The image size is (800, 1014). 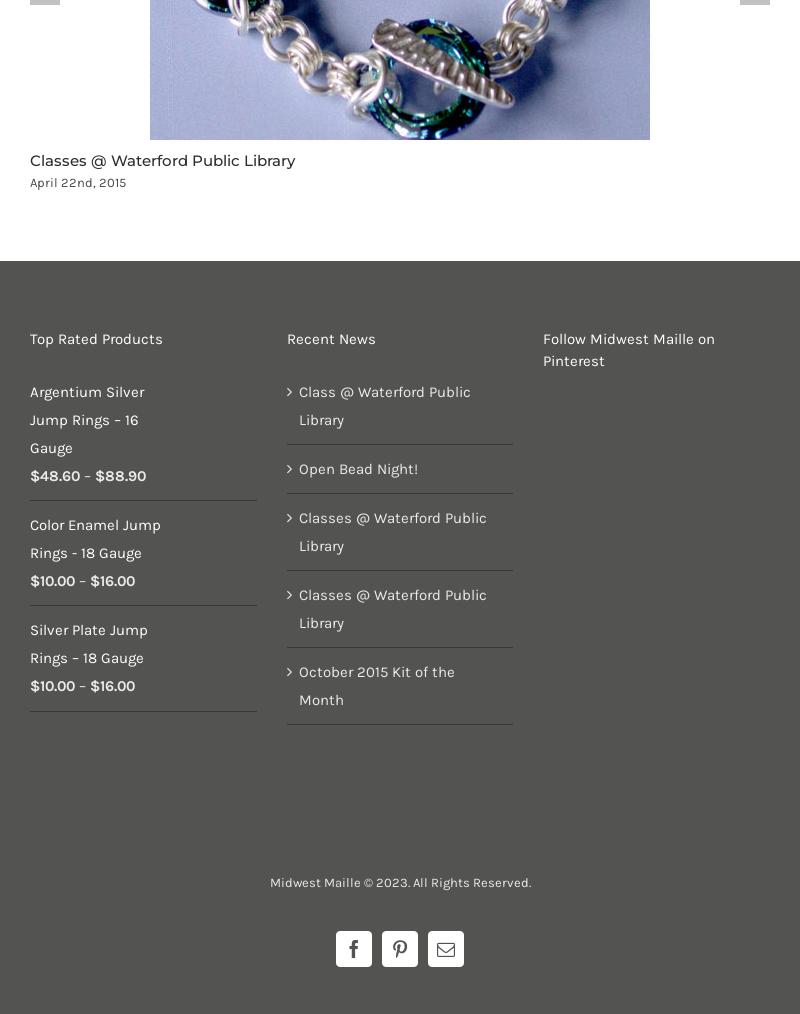 I want to click on 'April 22nd, 2015', so click(x=78, y=181).